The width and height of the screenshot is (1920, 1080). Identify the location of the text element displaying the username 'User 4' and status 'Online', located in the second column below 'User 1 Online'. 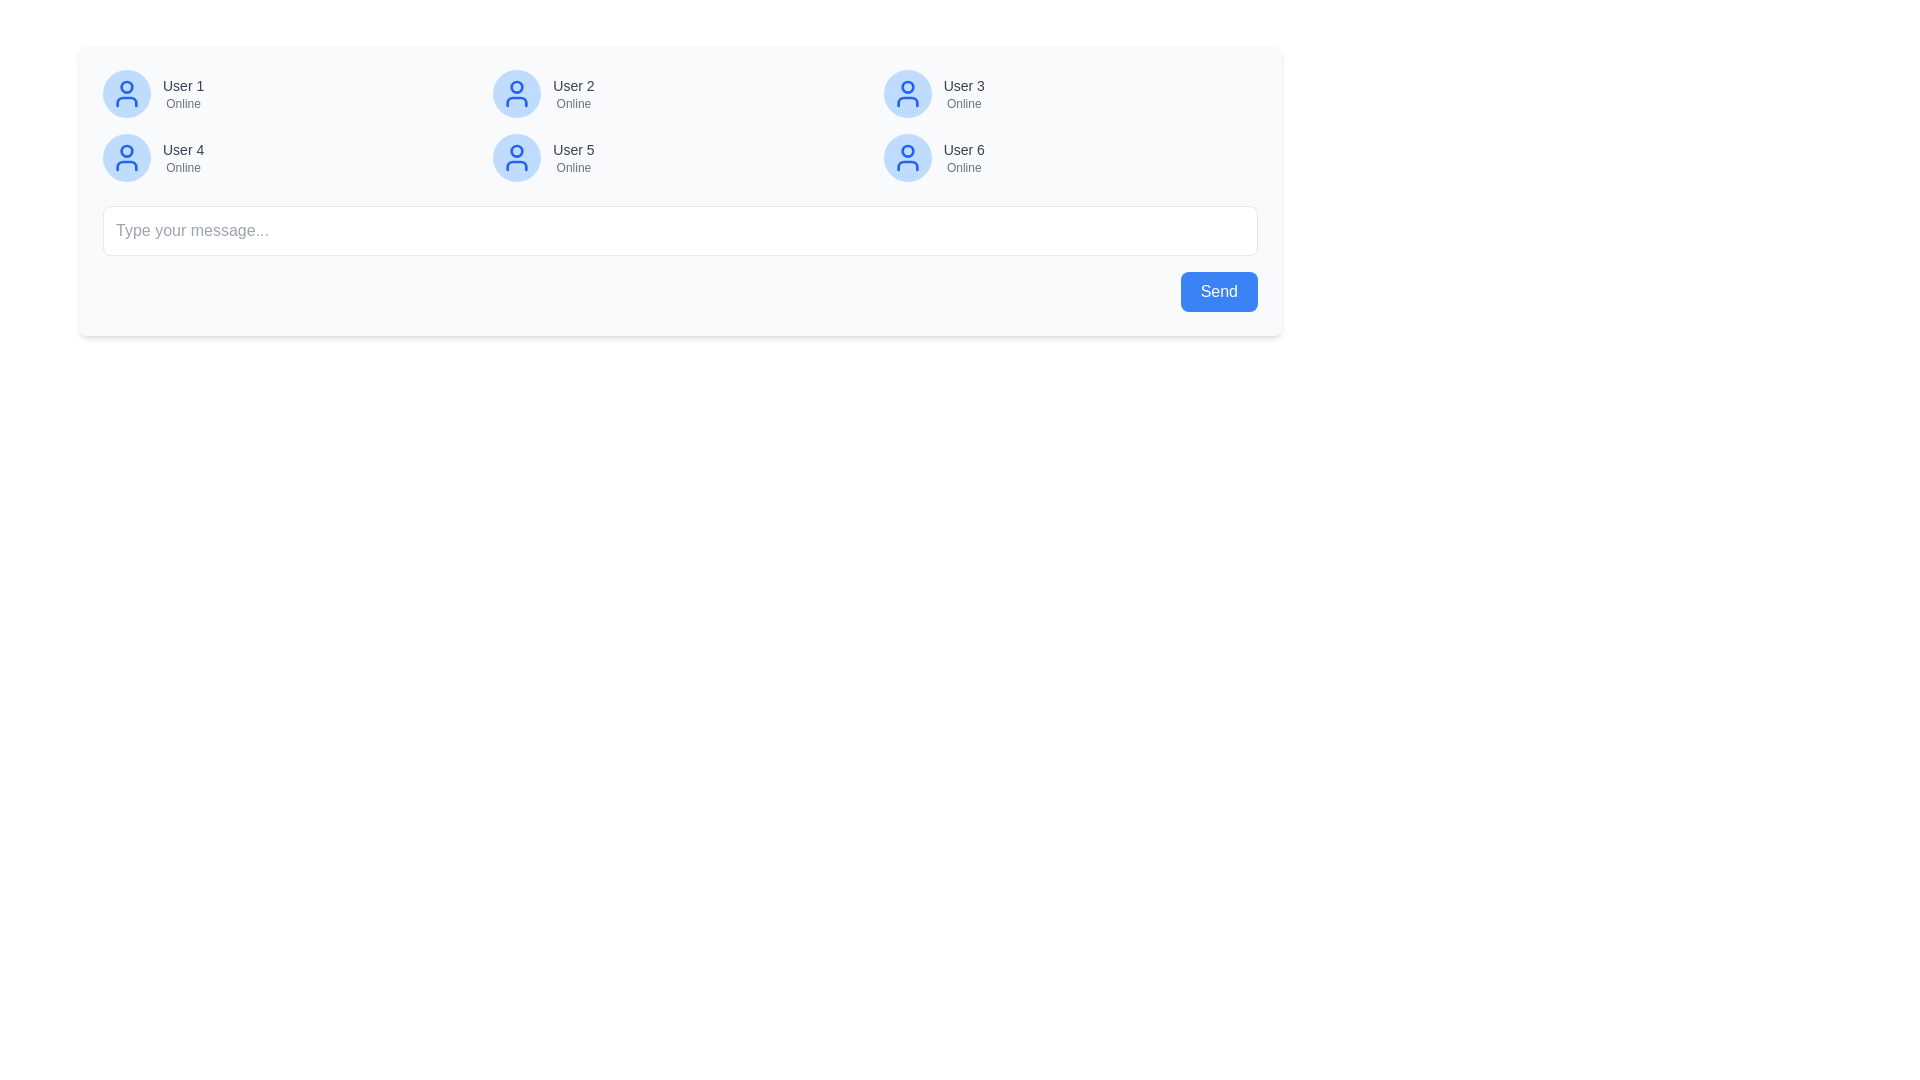
(183, 157).